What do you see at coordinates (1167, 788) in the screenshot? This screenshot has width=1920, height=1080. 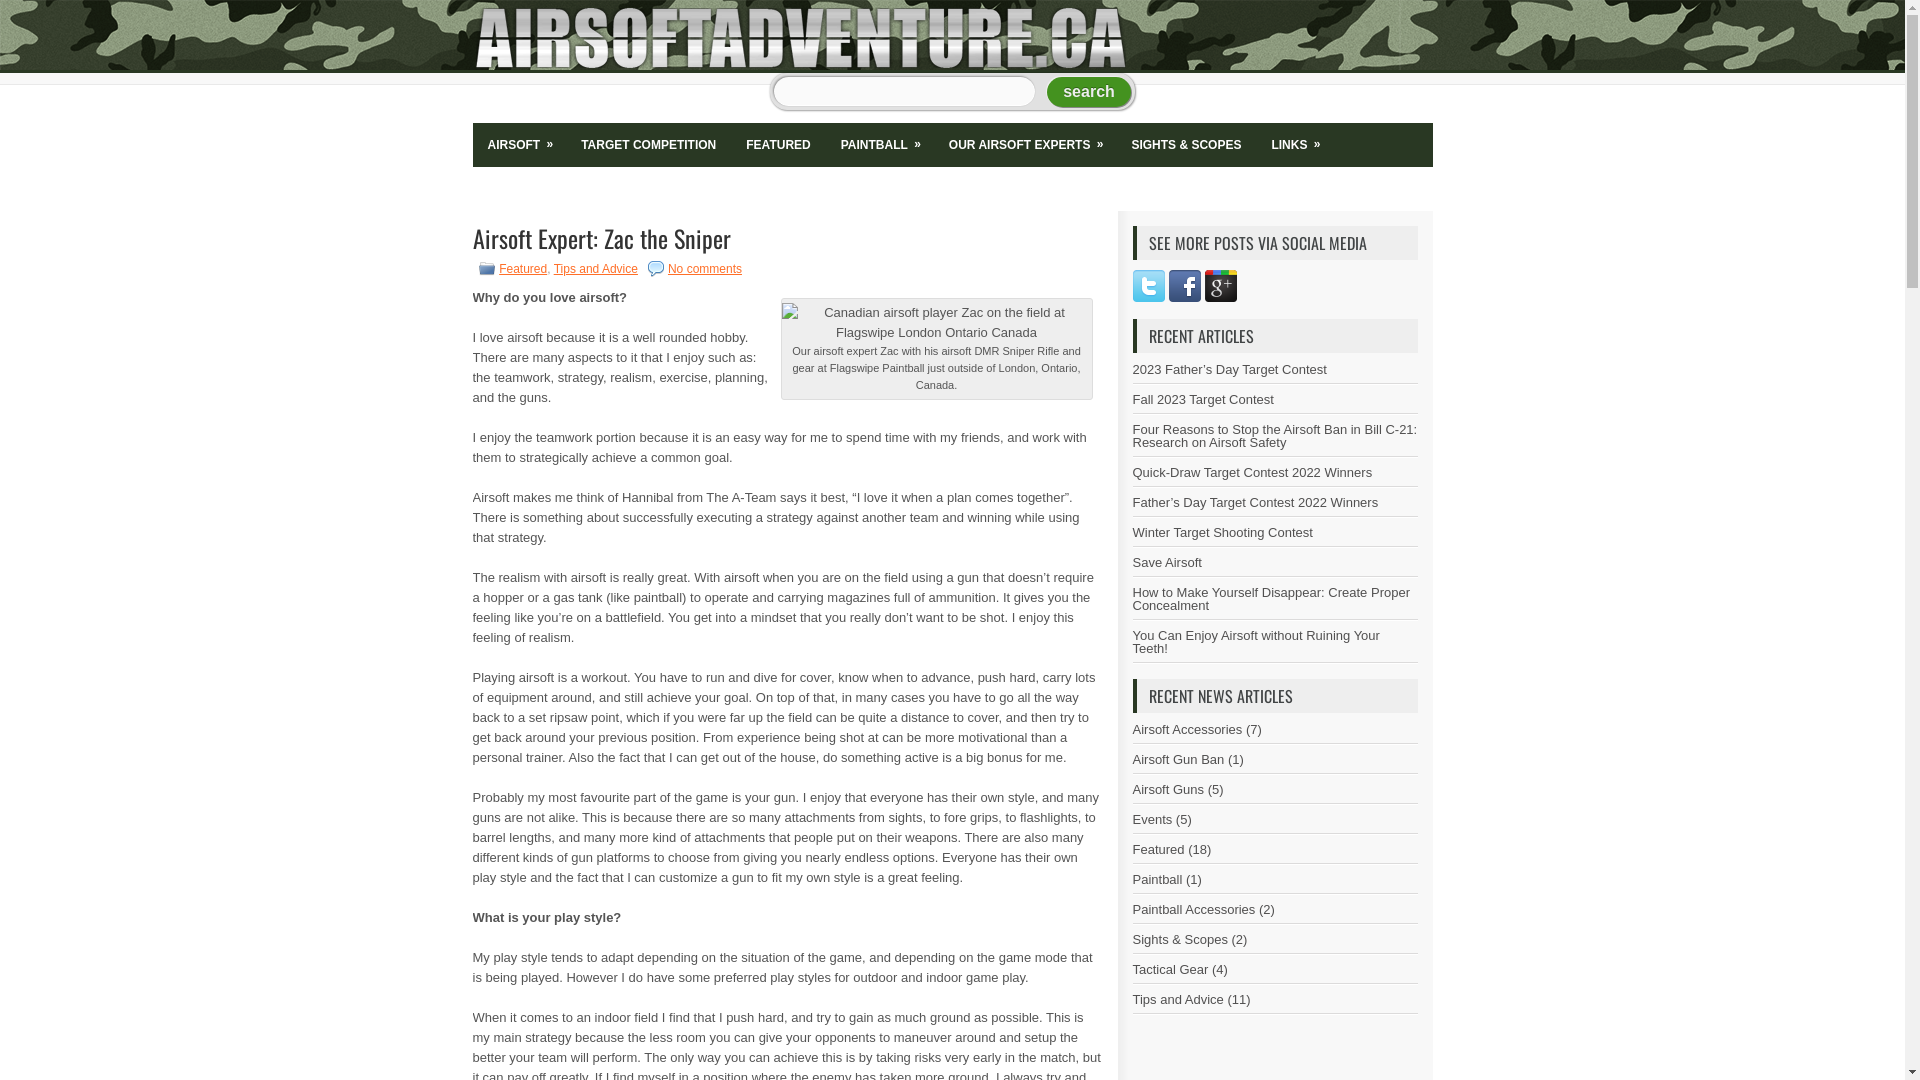 I see `'Airsoft Guns'` at bounding box center [1167, 788].